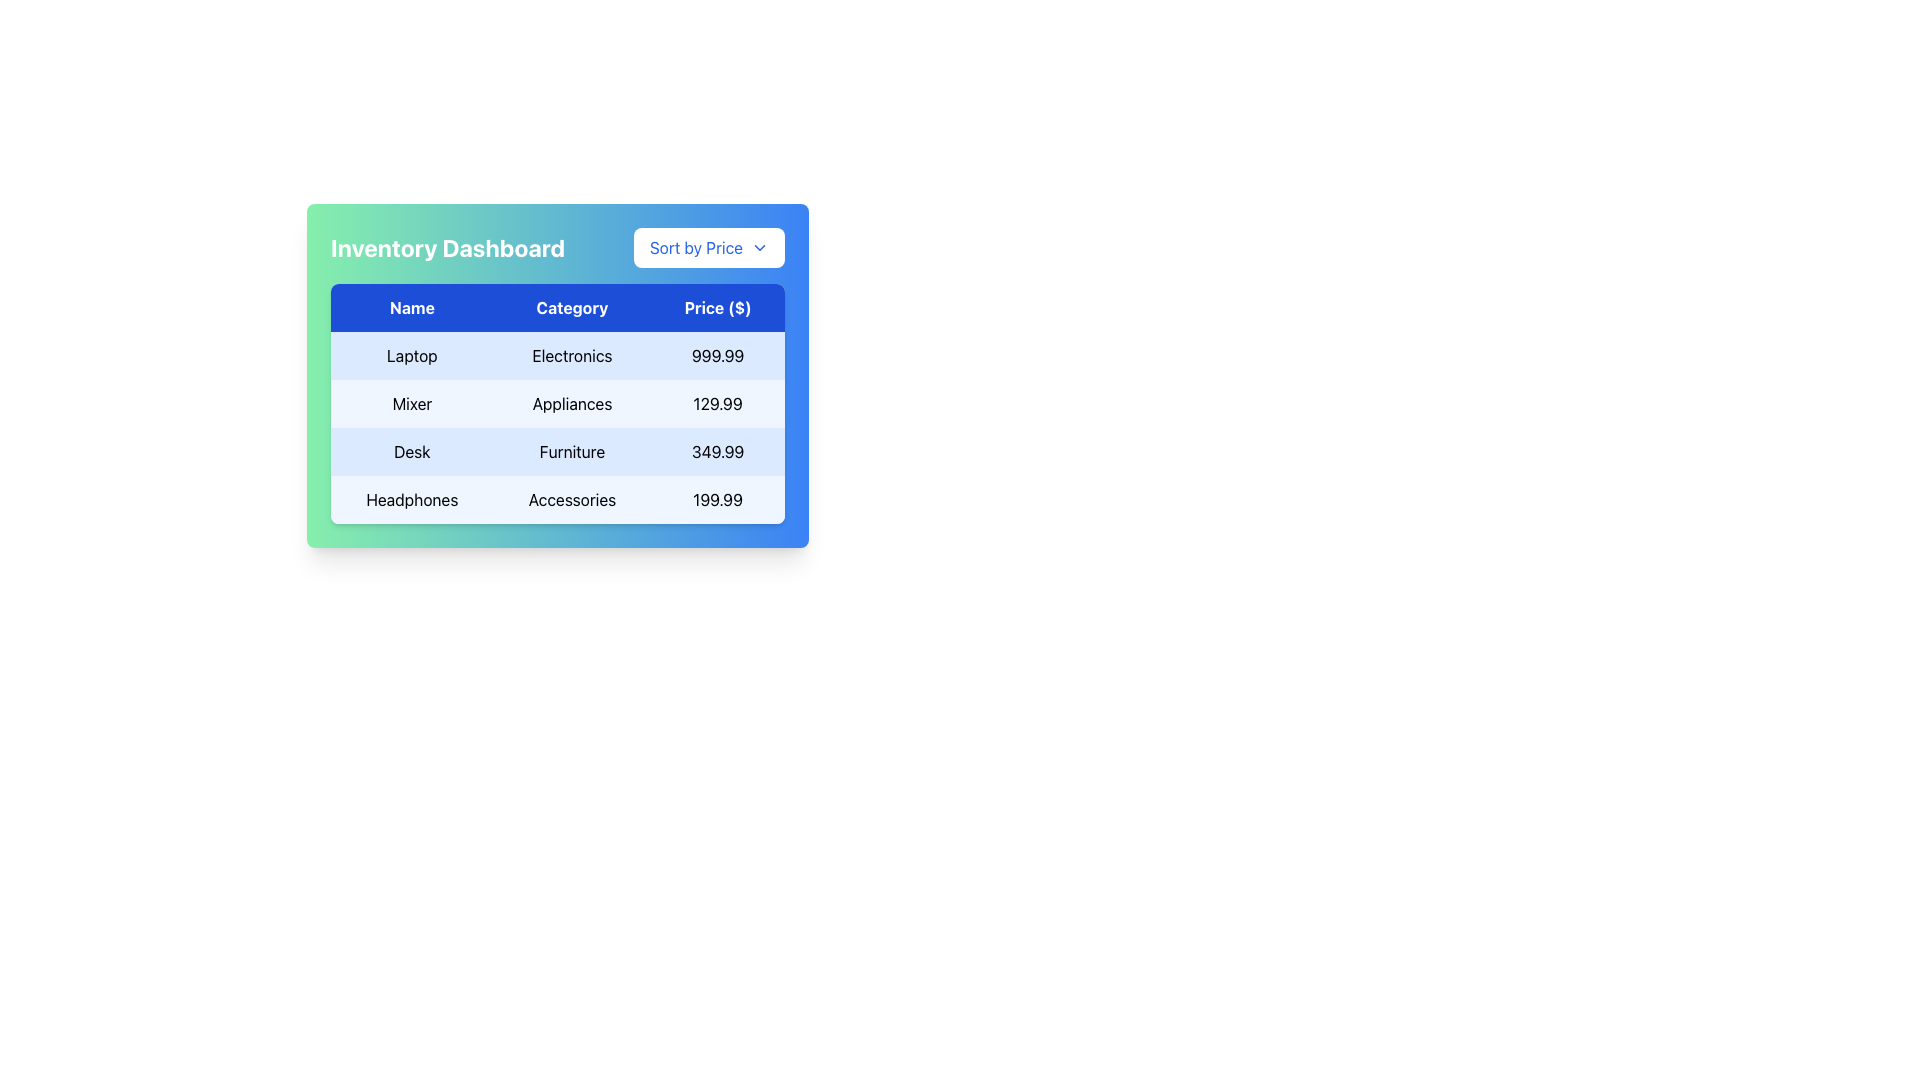 The width and height of the screenshot is (1920, 1080). Describe the element at coordinates (557, 308) in the screenshot. I see `the Table Header containing the labels 'Name', 'Category', and 'Price ($)' by moving the cursor to the center of the element` at that location.